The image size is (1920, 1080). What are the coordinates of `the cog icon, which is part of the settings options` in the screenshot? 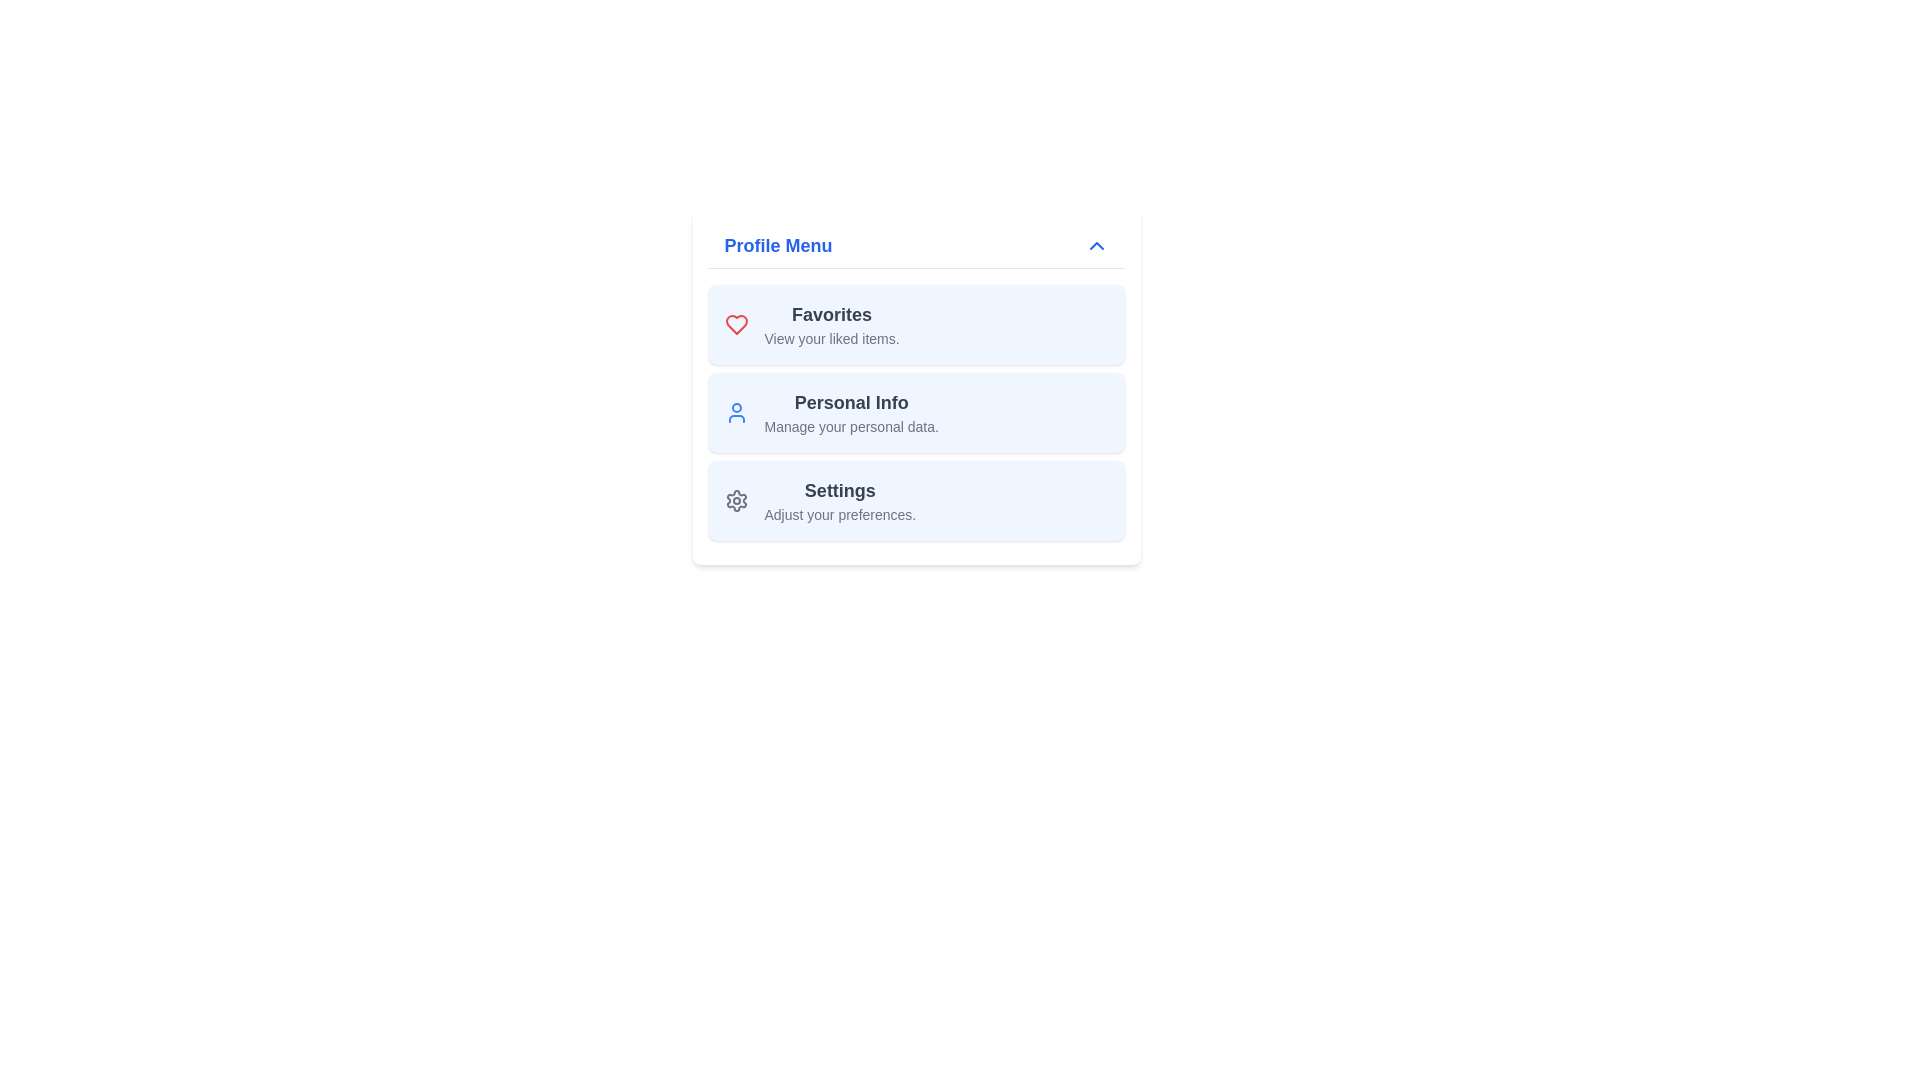 It's located at (735, 500).